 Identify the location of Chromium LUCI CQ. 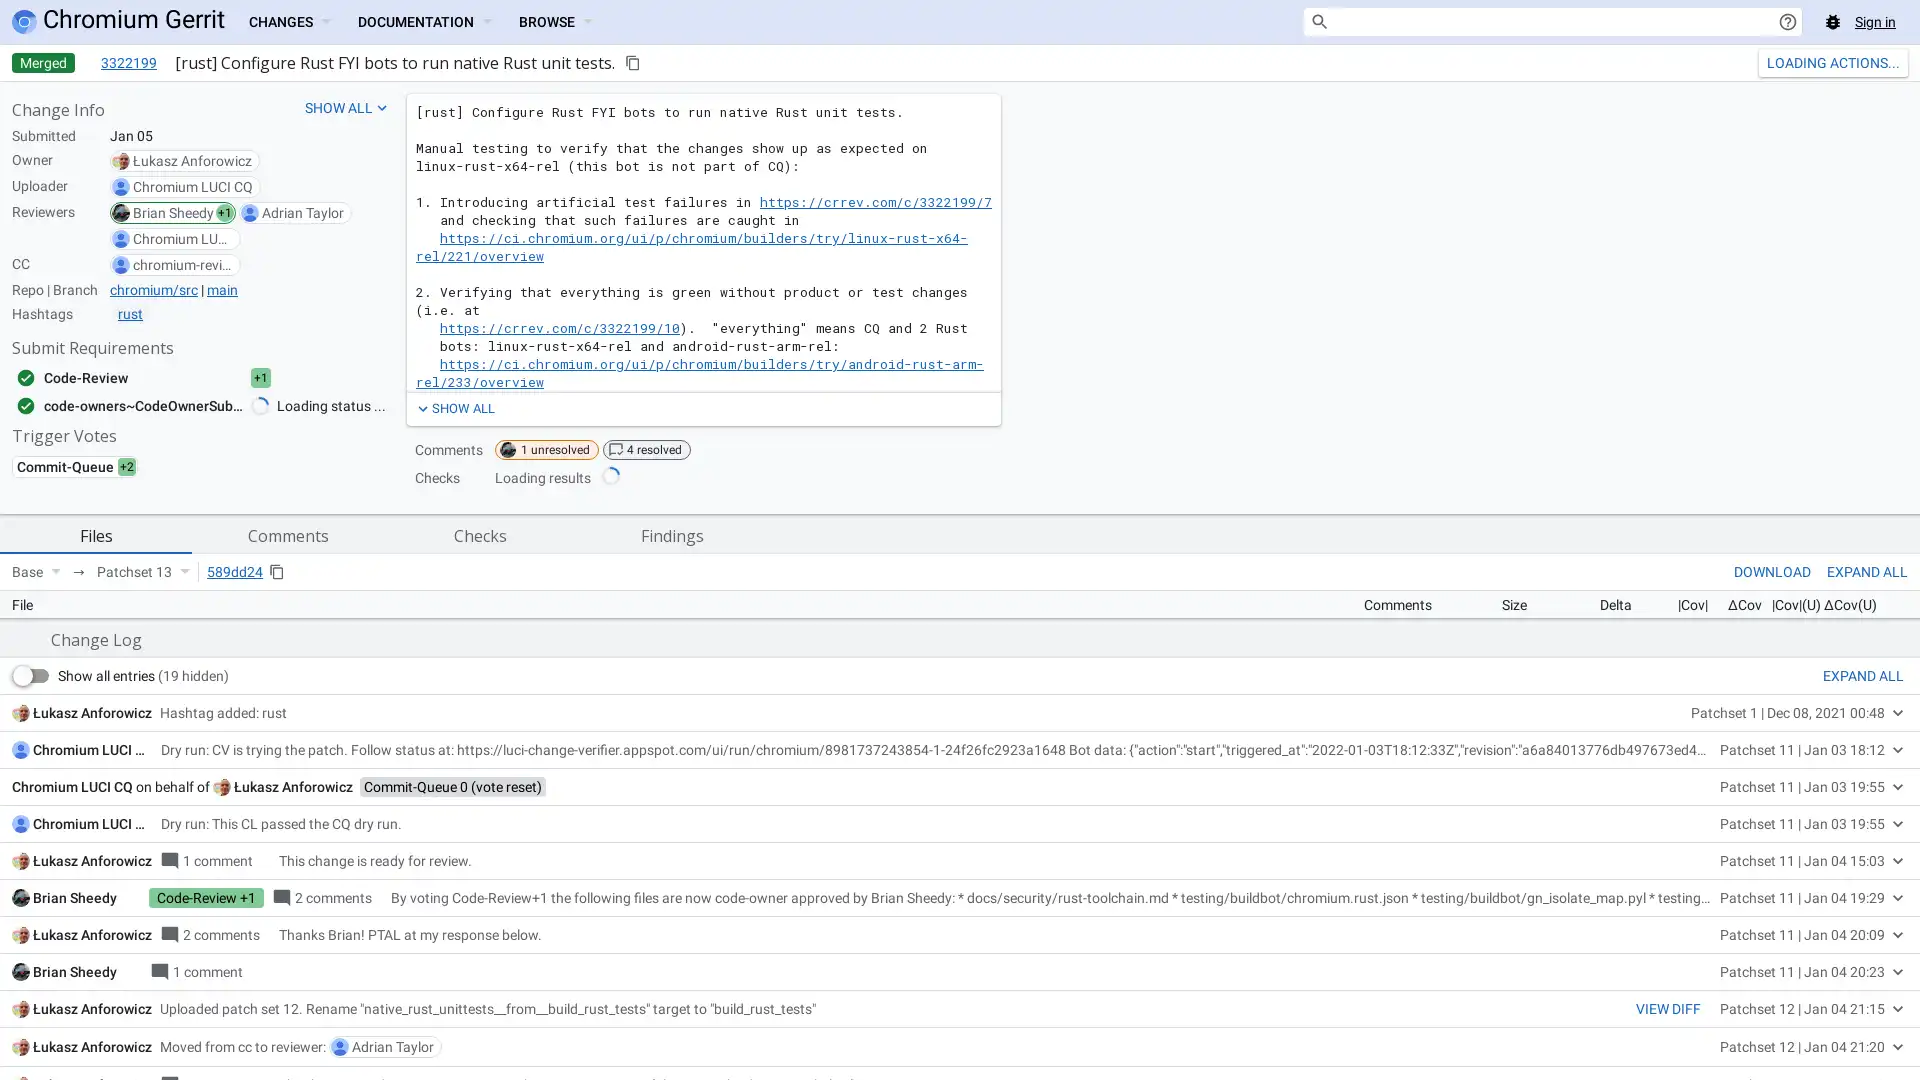
(192, 186).